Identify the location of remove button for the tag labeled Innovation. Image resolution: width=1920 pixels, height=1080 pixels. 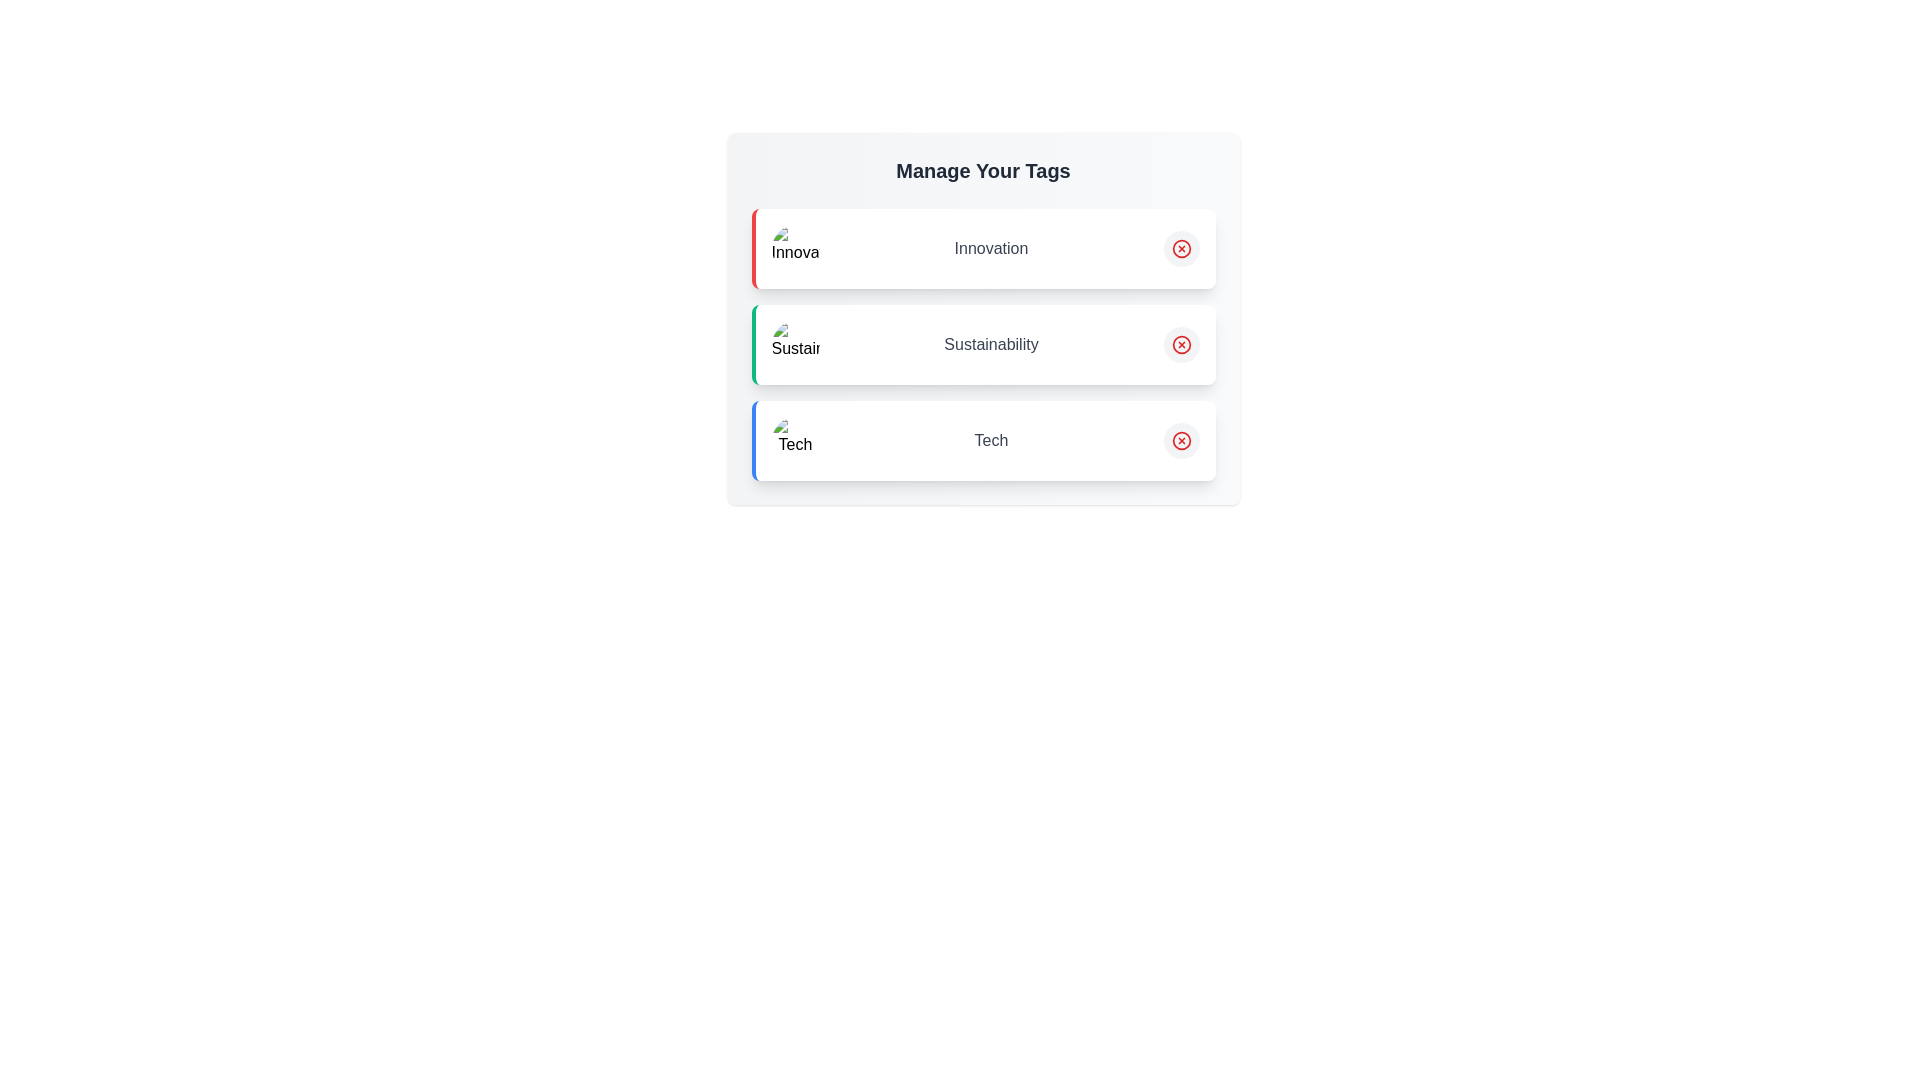
(1181, 248).